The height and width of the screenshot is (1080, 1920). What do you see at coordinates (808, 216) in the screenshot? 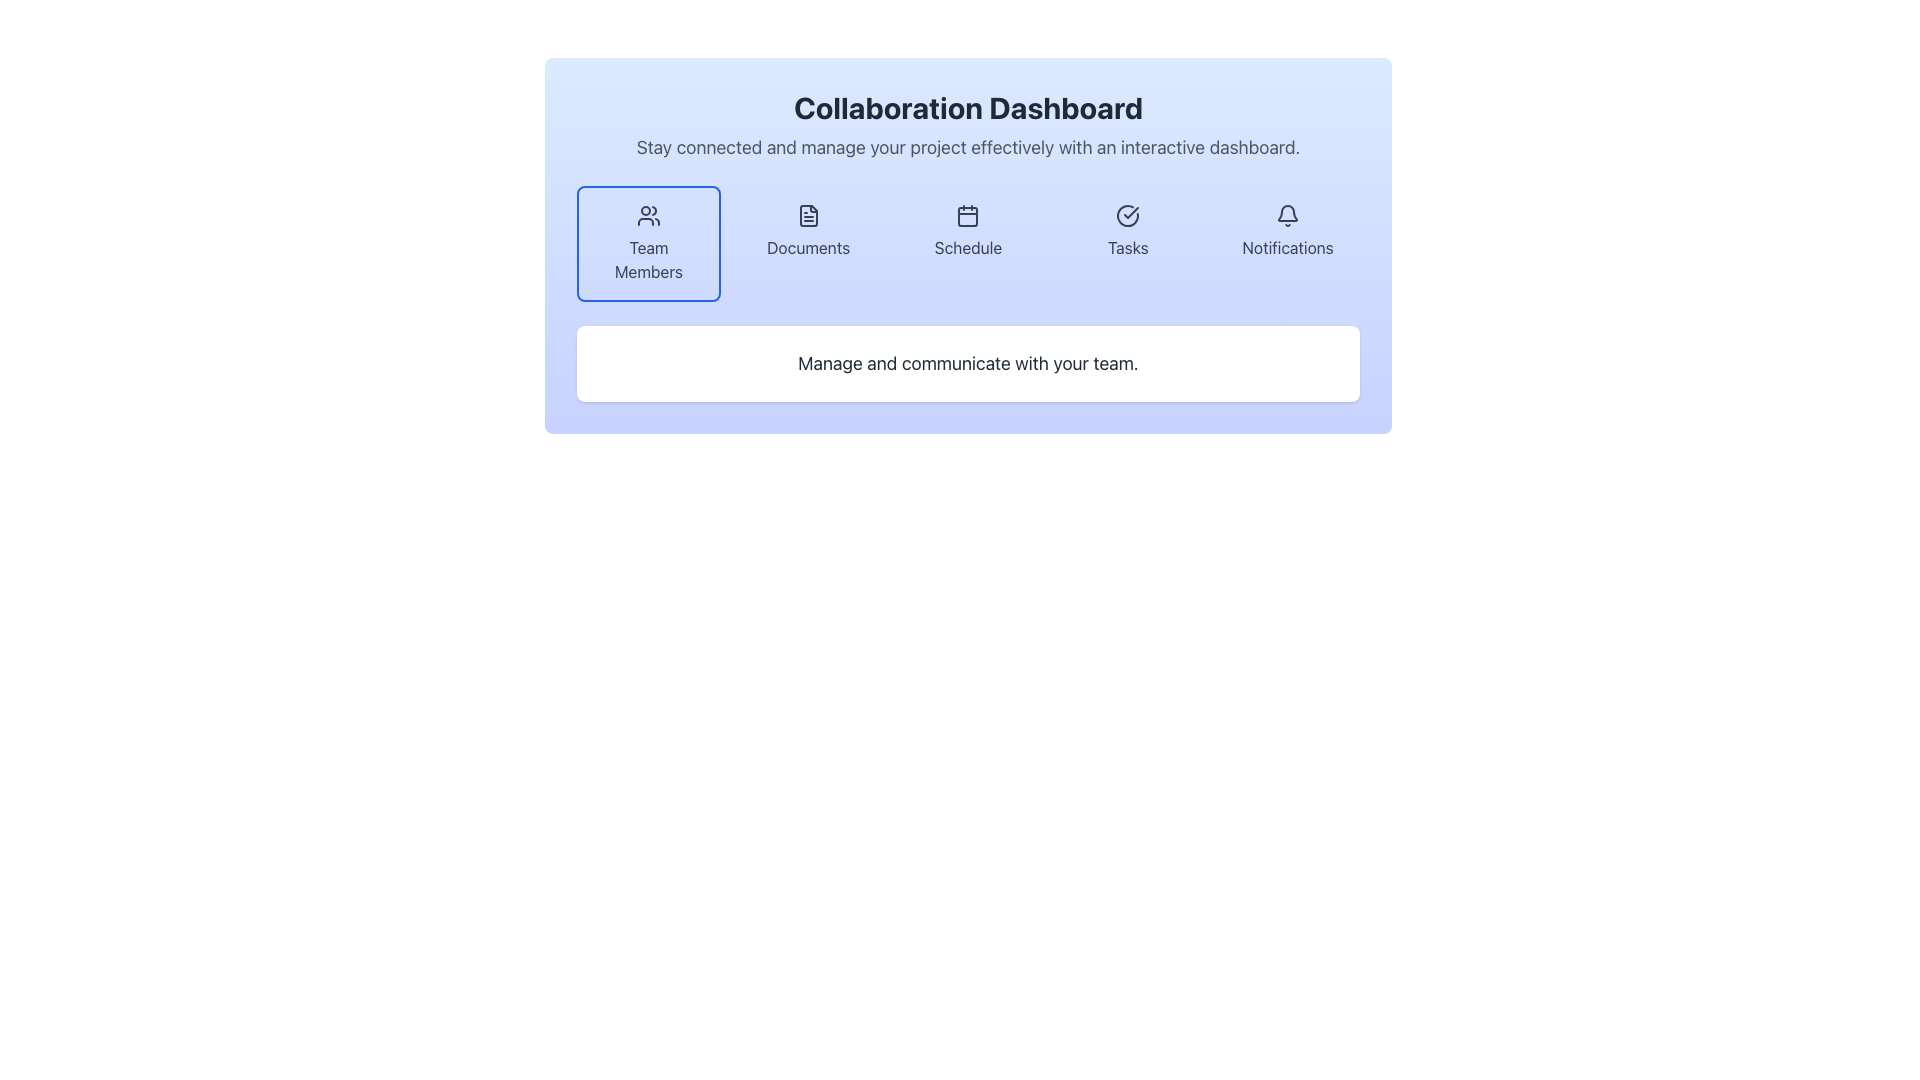
I see `the 'Documents' icon located in the top navigation section` at bounding box center [808, 216].